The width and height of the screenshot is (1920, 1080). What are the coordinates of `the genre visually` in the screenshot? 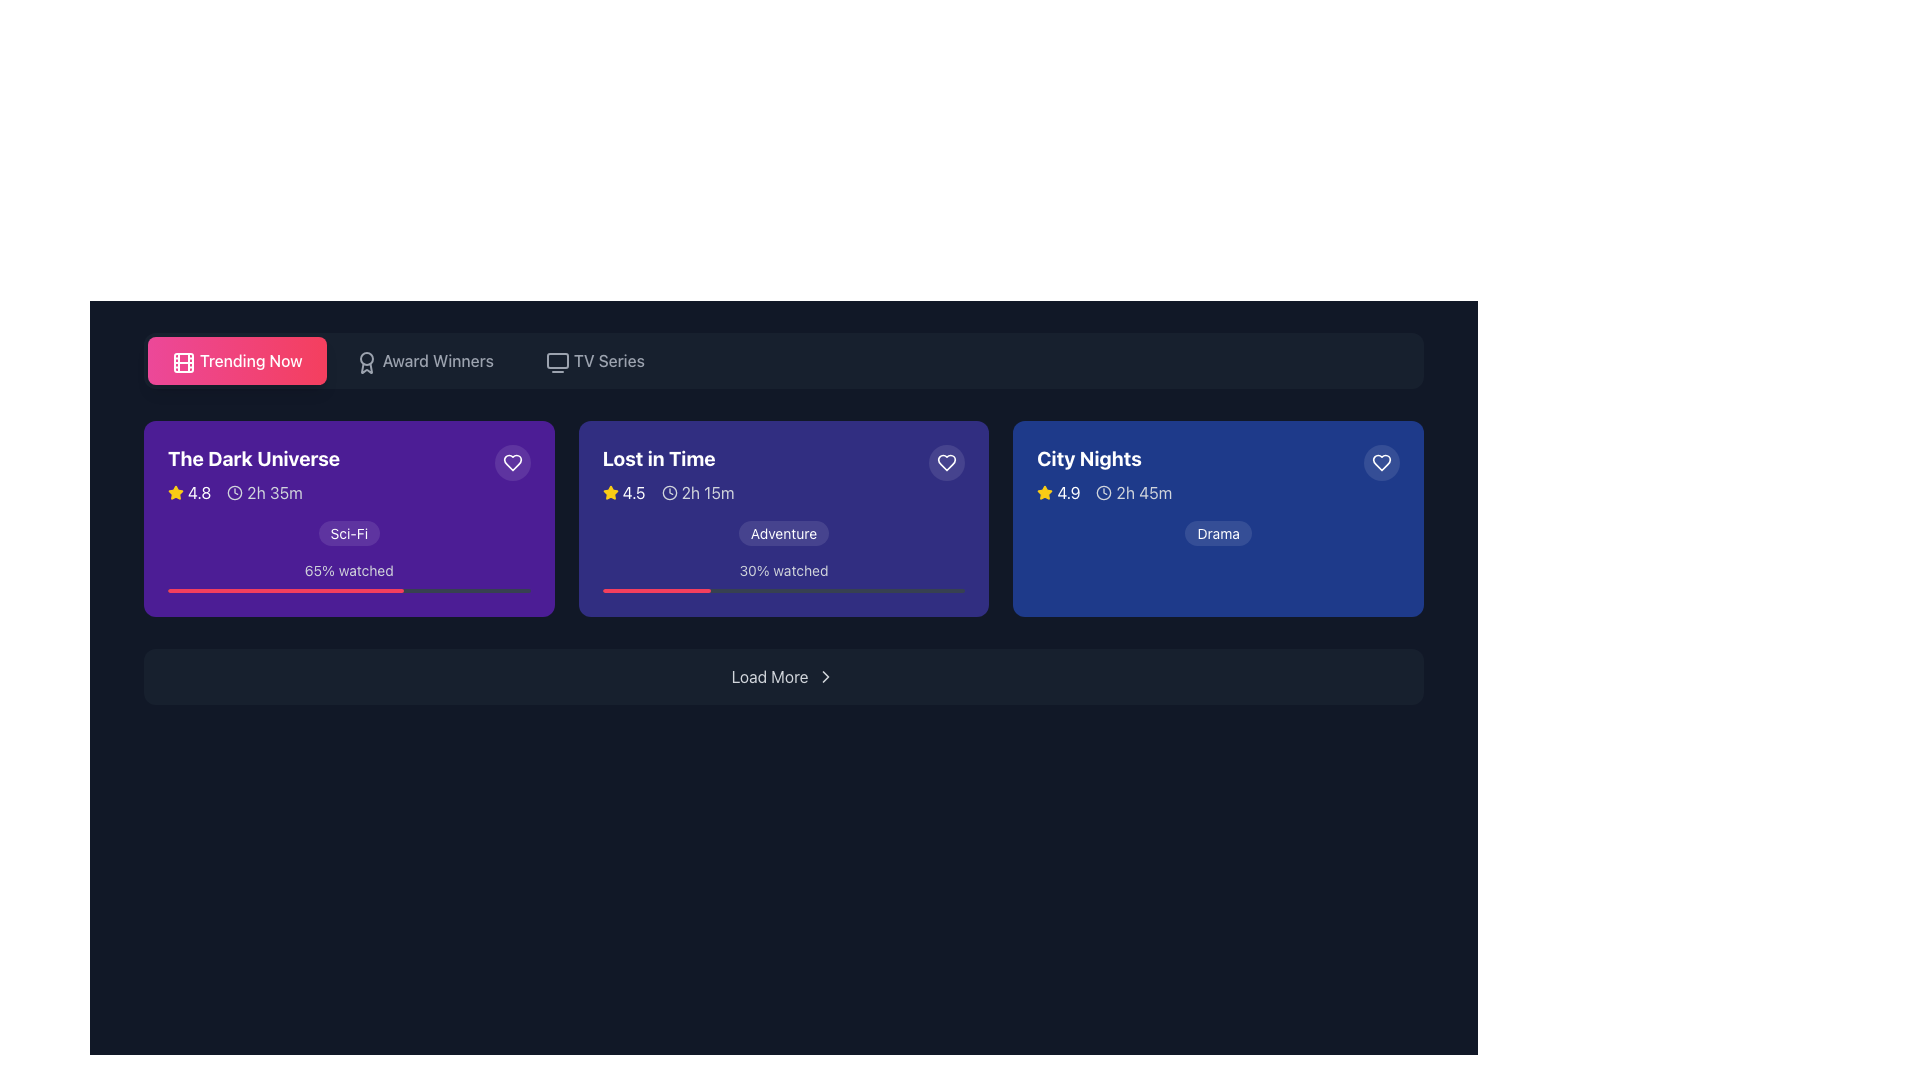 It's located at (782, 532).